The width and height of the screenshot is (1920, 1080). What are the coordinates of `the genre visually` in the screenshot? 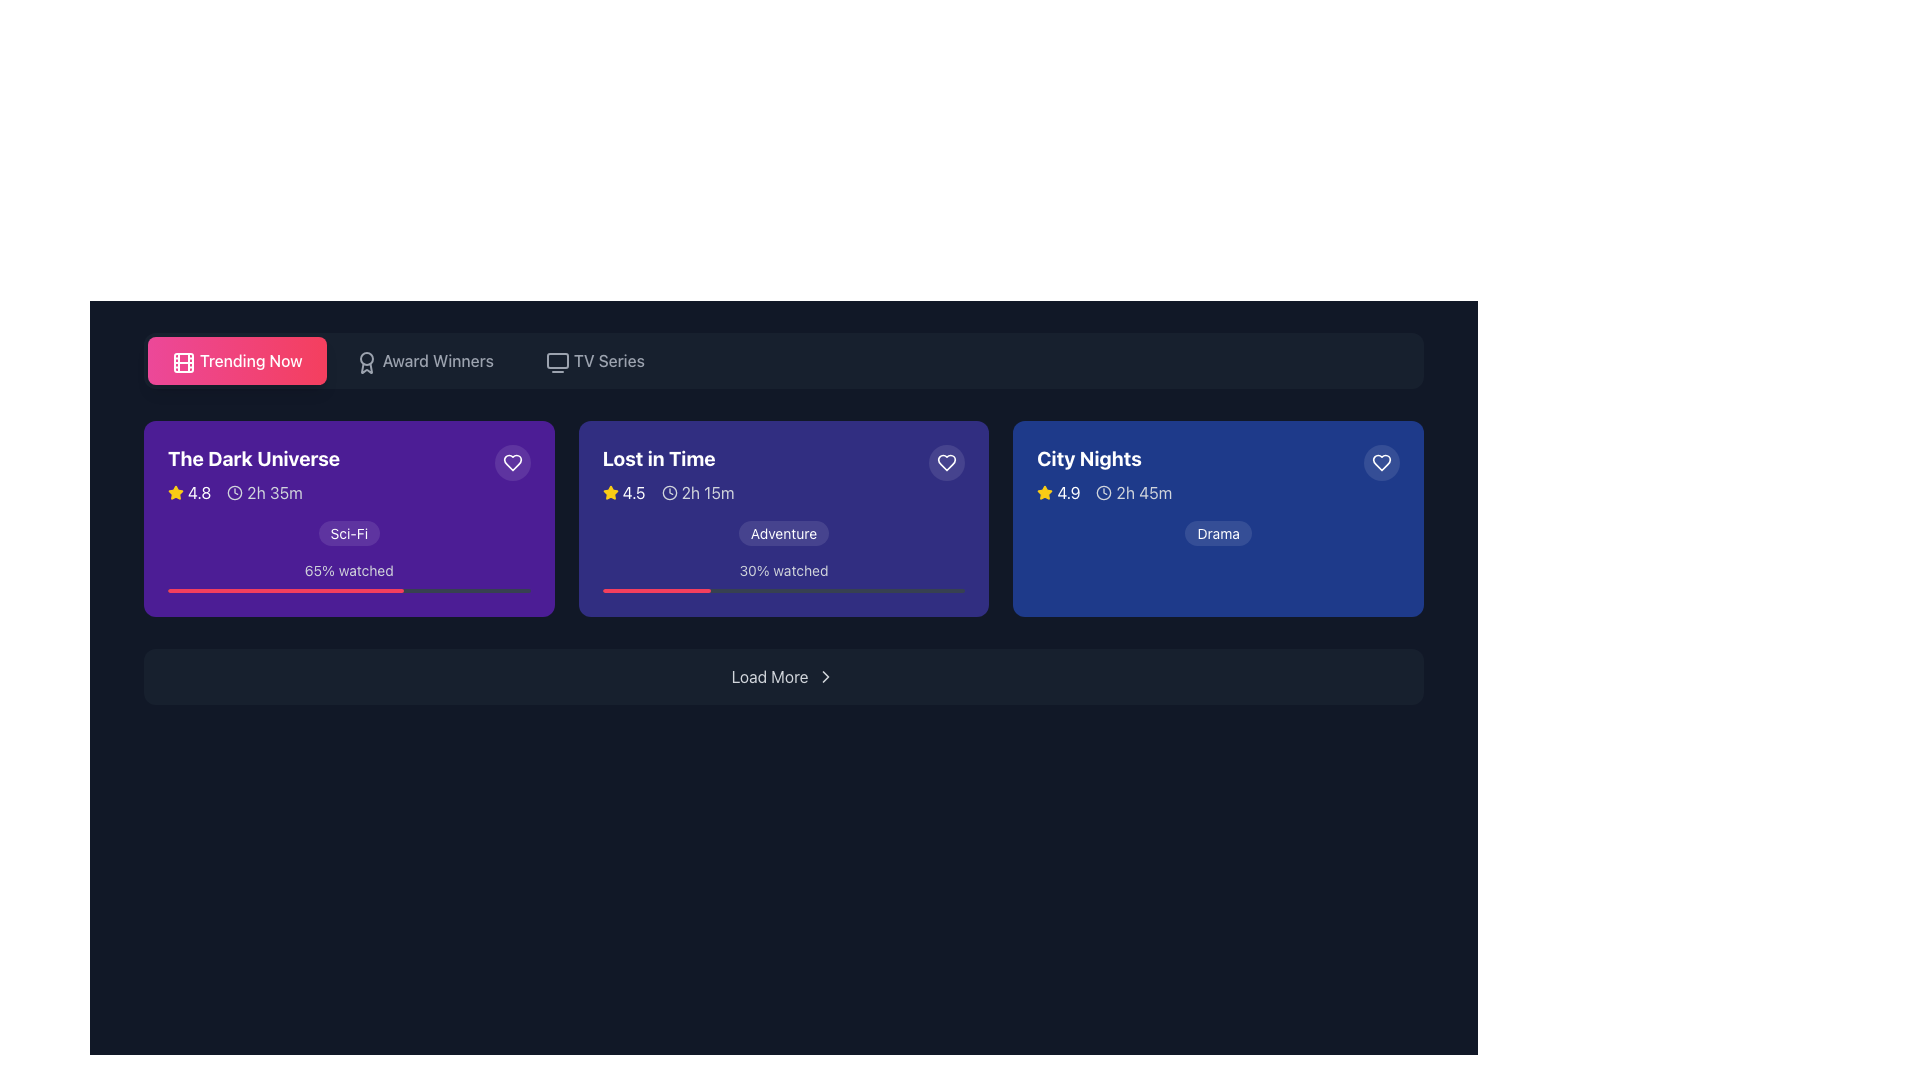 It's located at (782, 532).